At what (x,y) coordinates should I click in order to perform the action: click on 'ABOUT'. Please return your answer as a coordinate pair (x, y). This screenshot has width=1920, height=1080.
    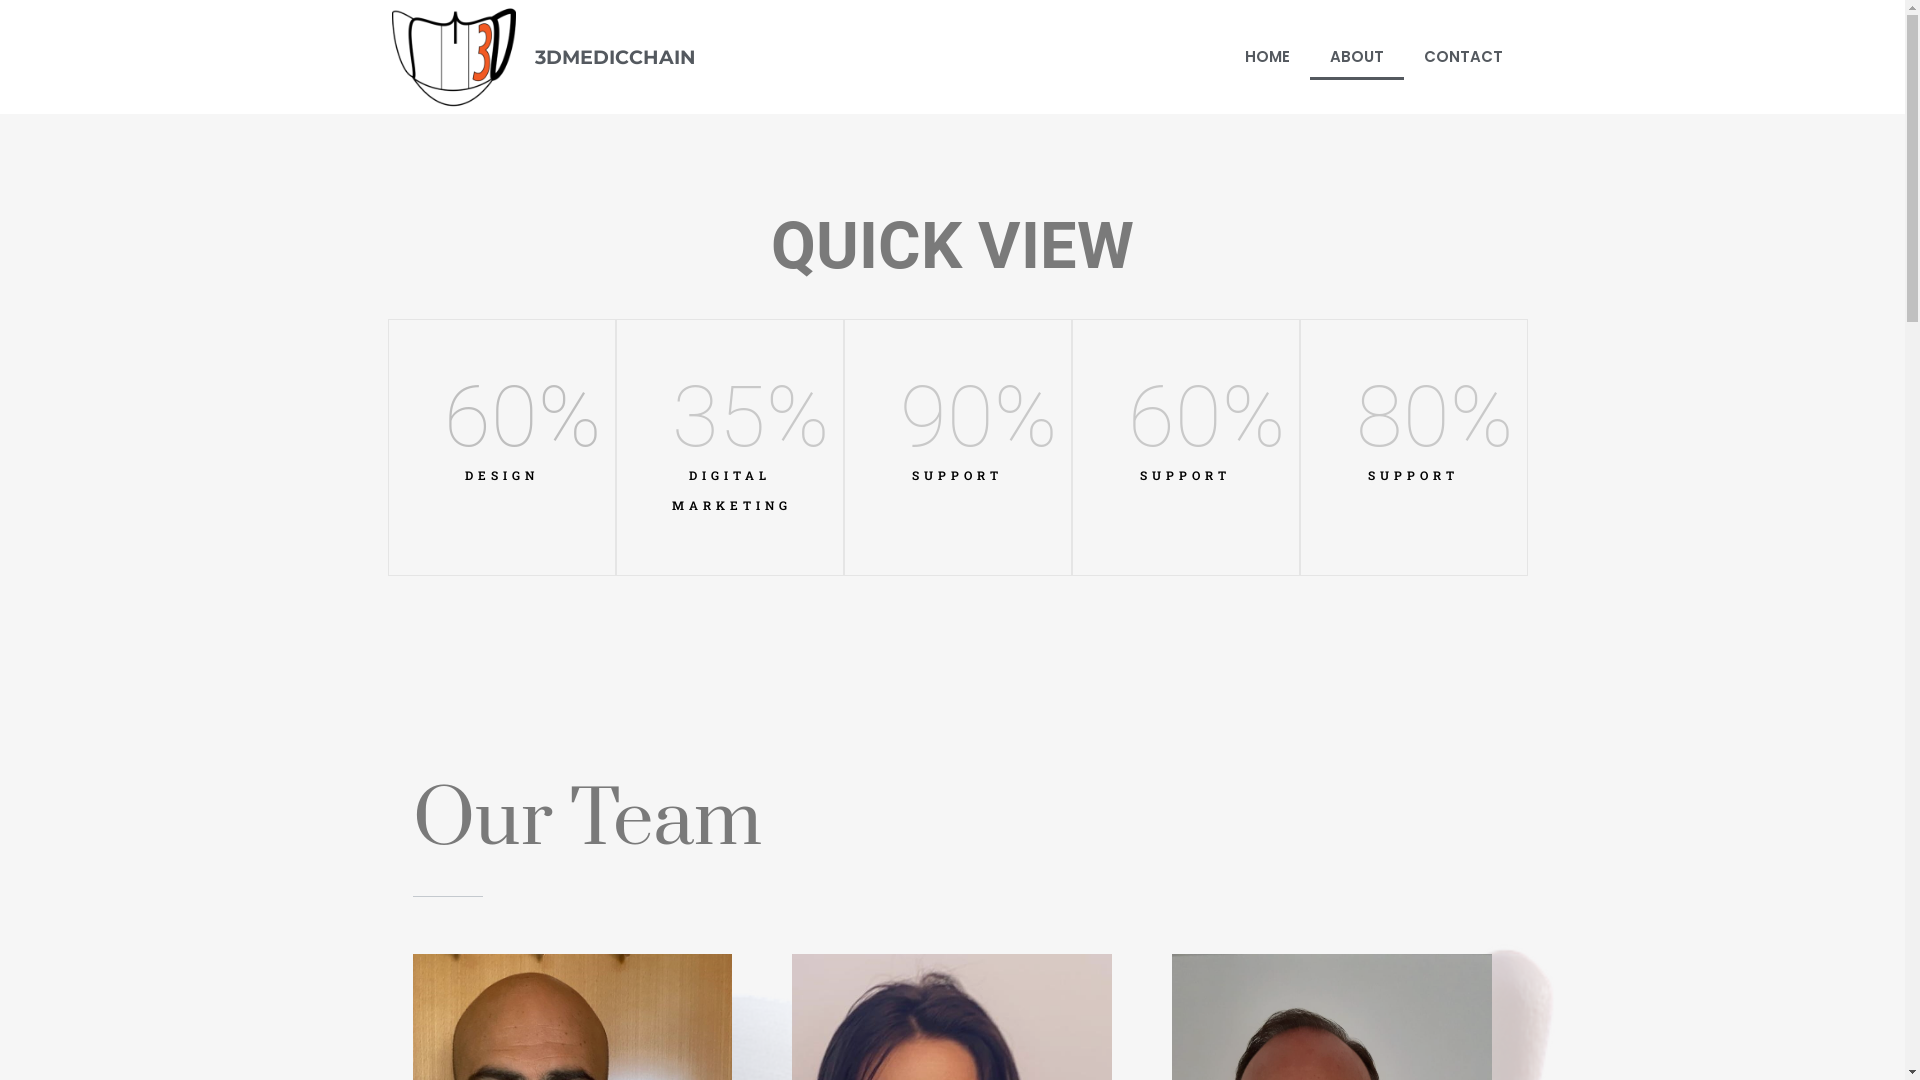
    Looking at the image, I should click on (1357, 56).